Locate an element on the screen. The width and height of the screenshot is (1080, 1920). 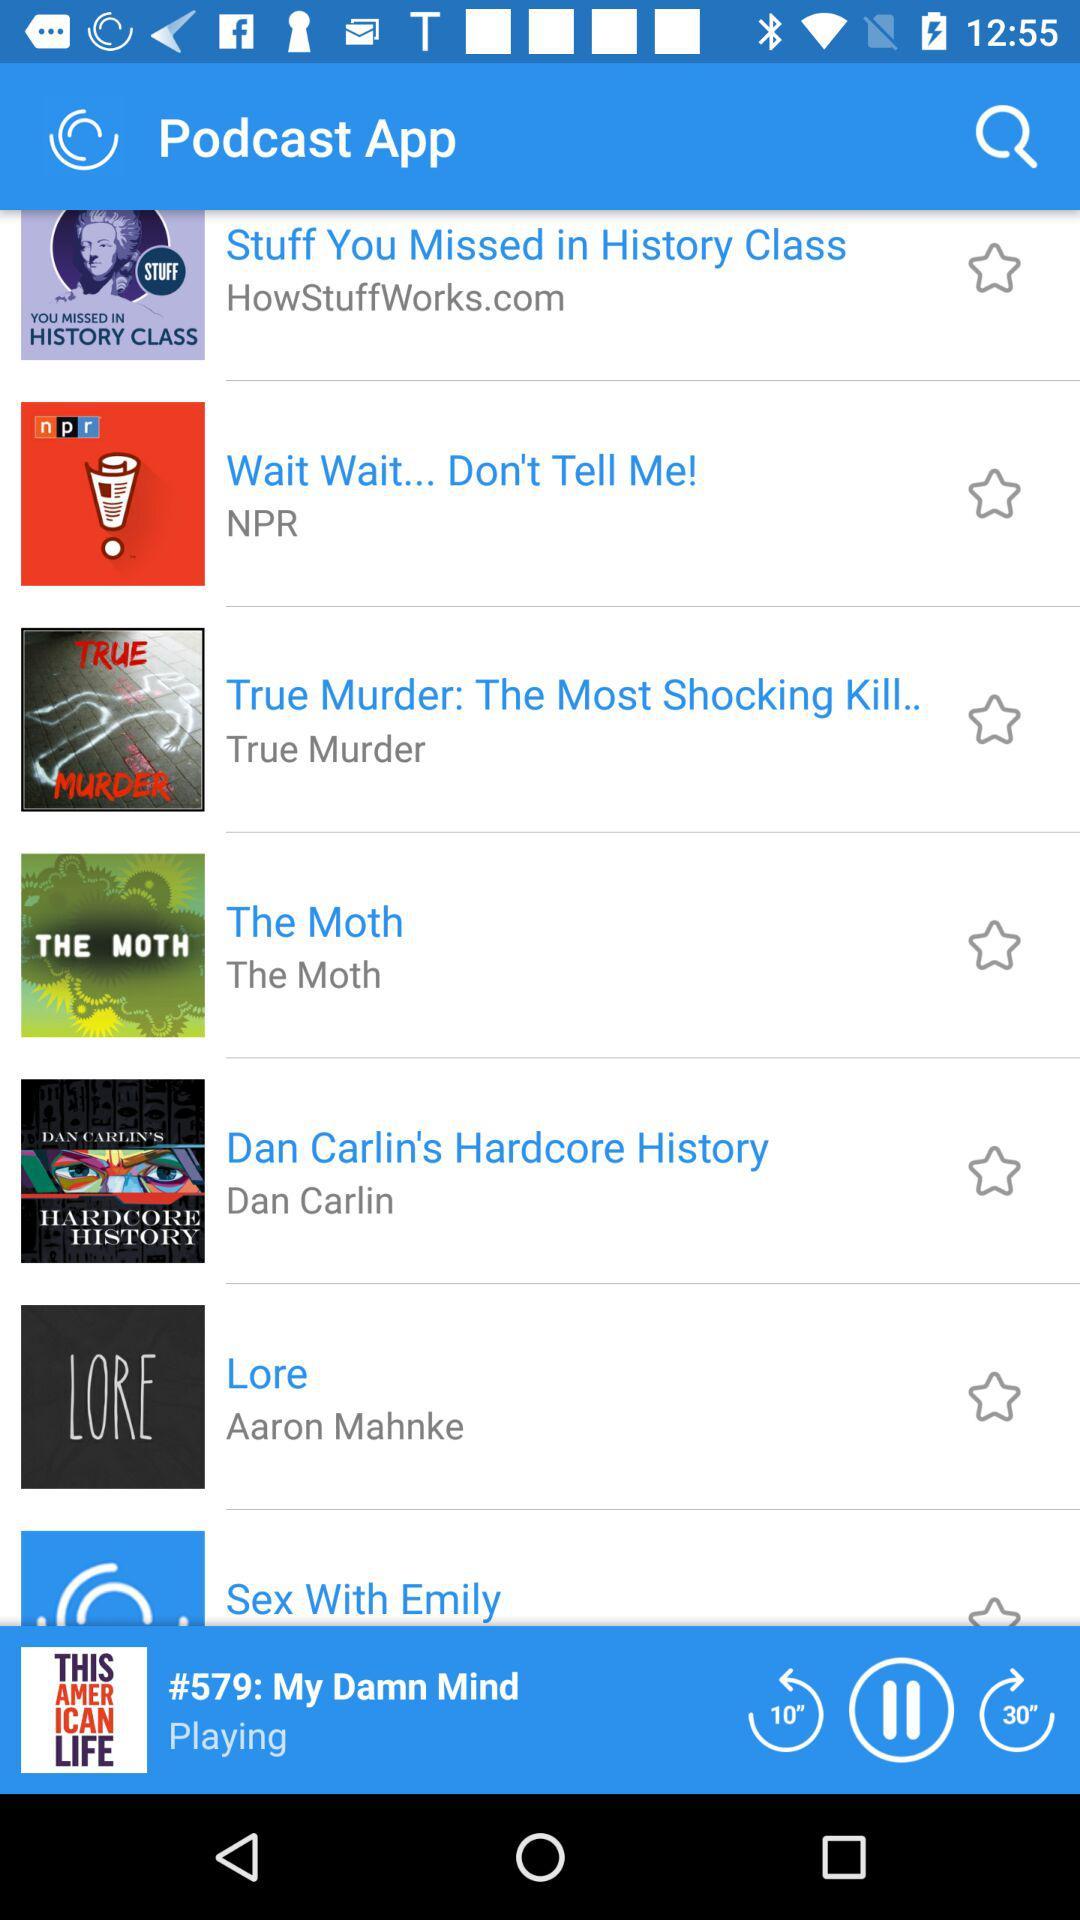
favourite is located at coordinates (994, 719).